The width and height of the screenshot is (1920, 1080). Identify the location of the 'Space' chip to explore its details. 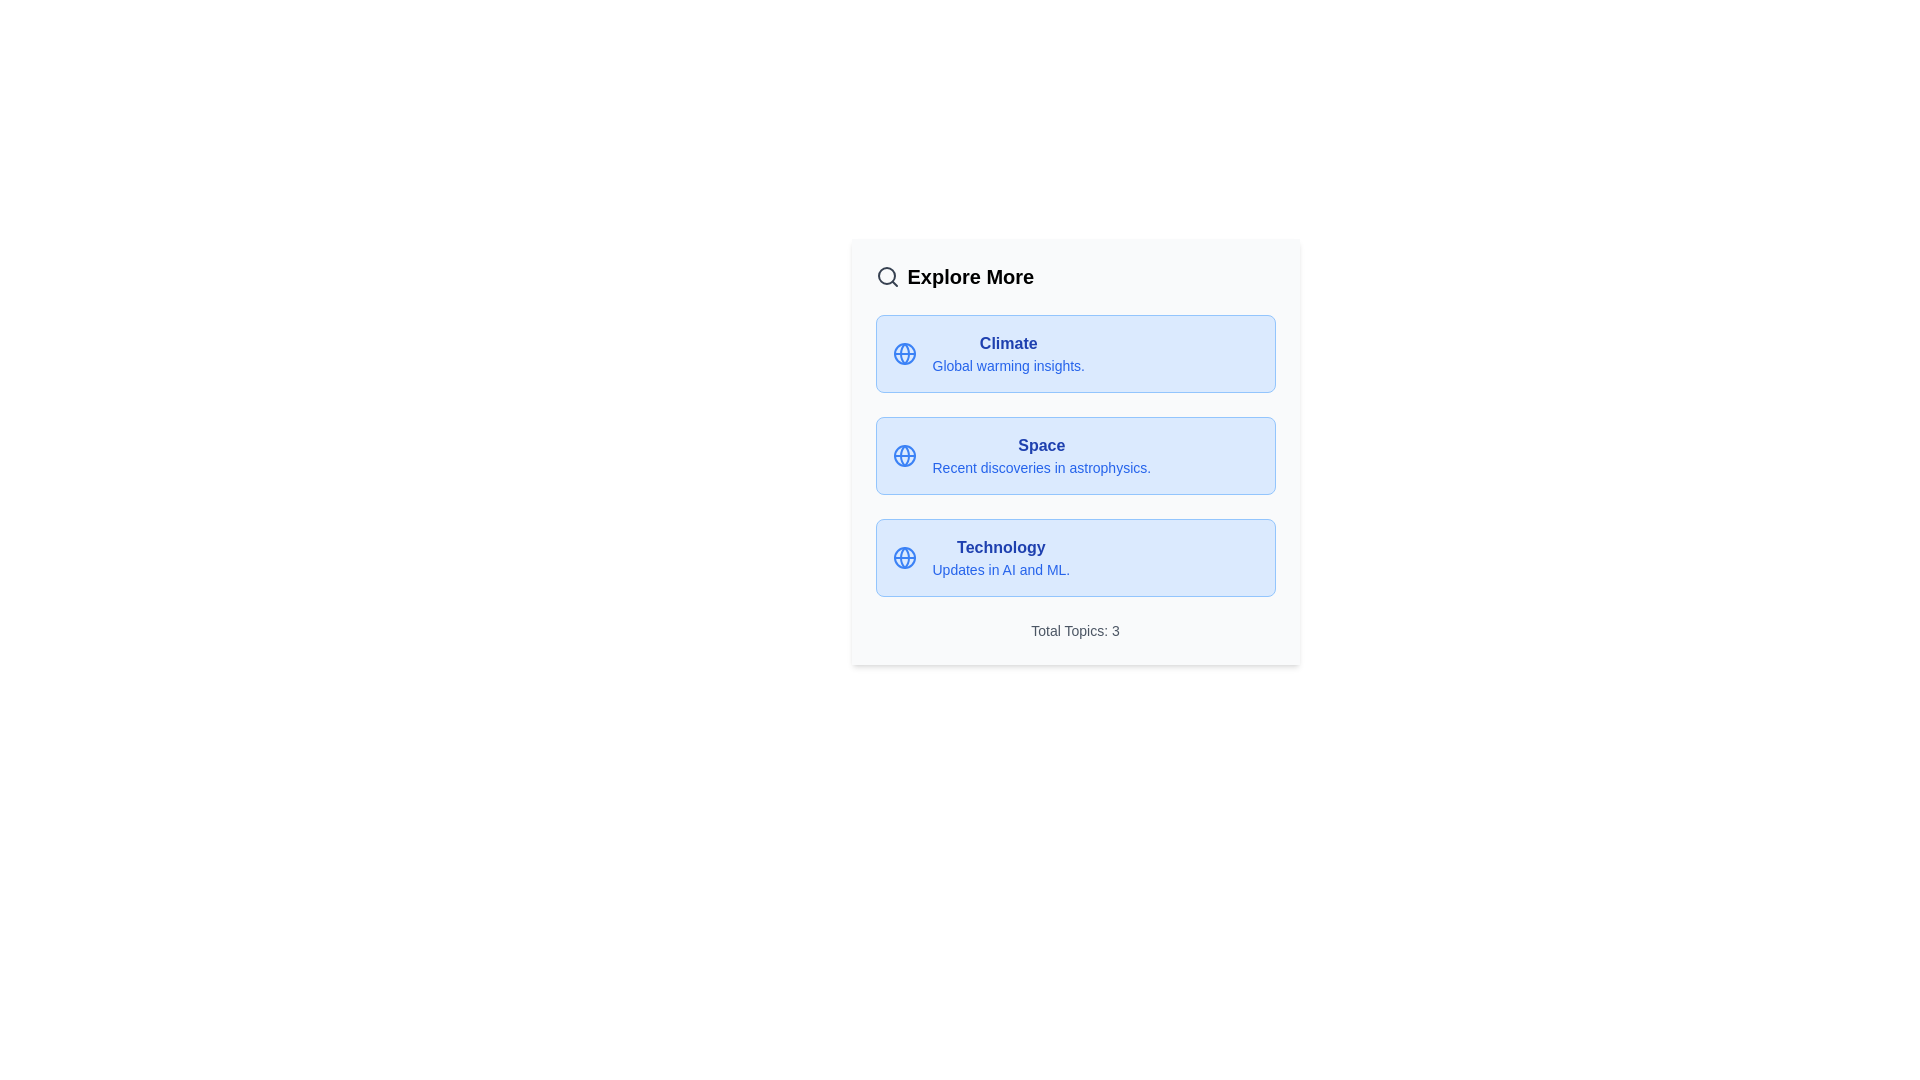
(1074, 455).